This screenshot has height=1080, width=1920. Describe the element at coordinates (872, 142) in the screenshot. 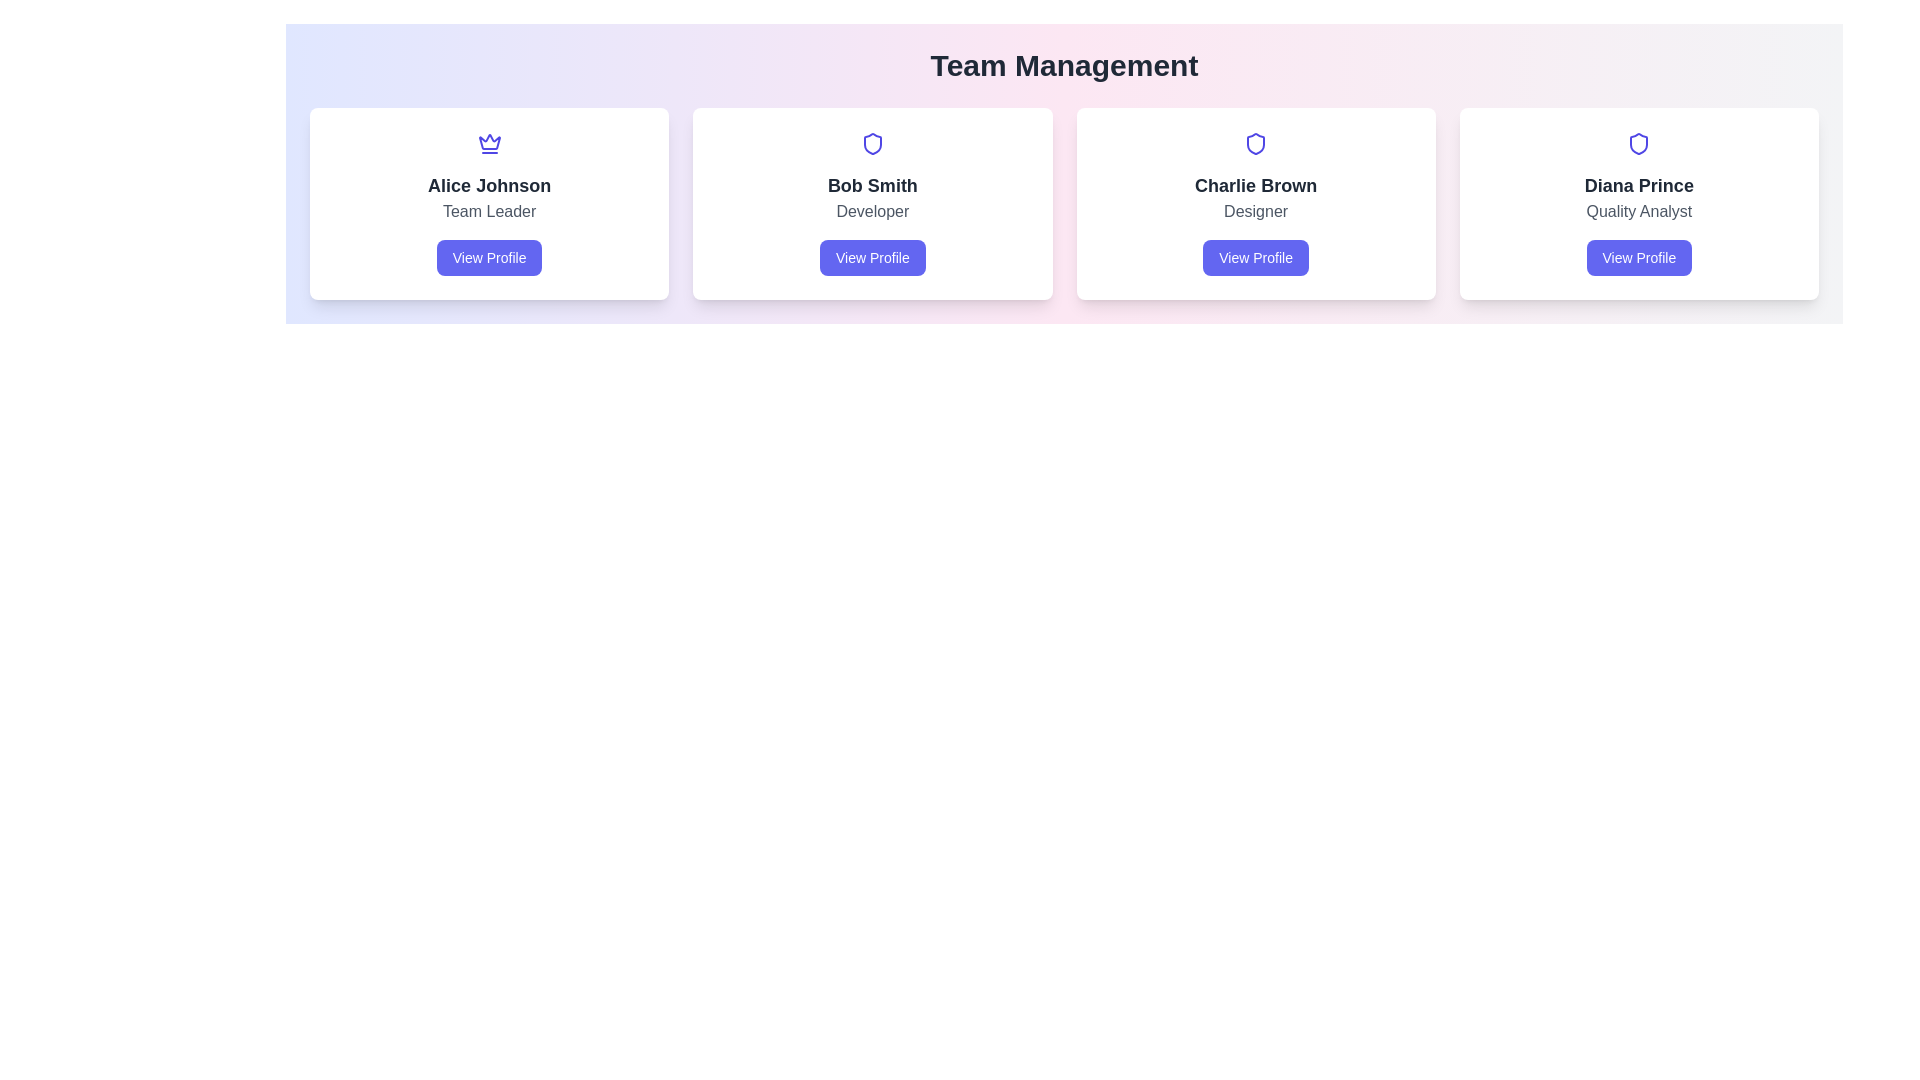

I see `the shield icon located above the name 'Bob Smith' in the card labeled 'Developer', which is the second card from the left` at that location.